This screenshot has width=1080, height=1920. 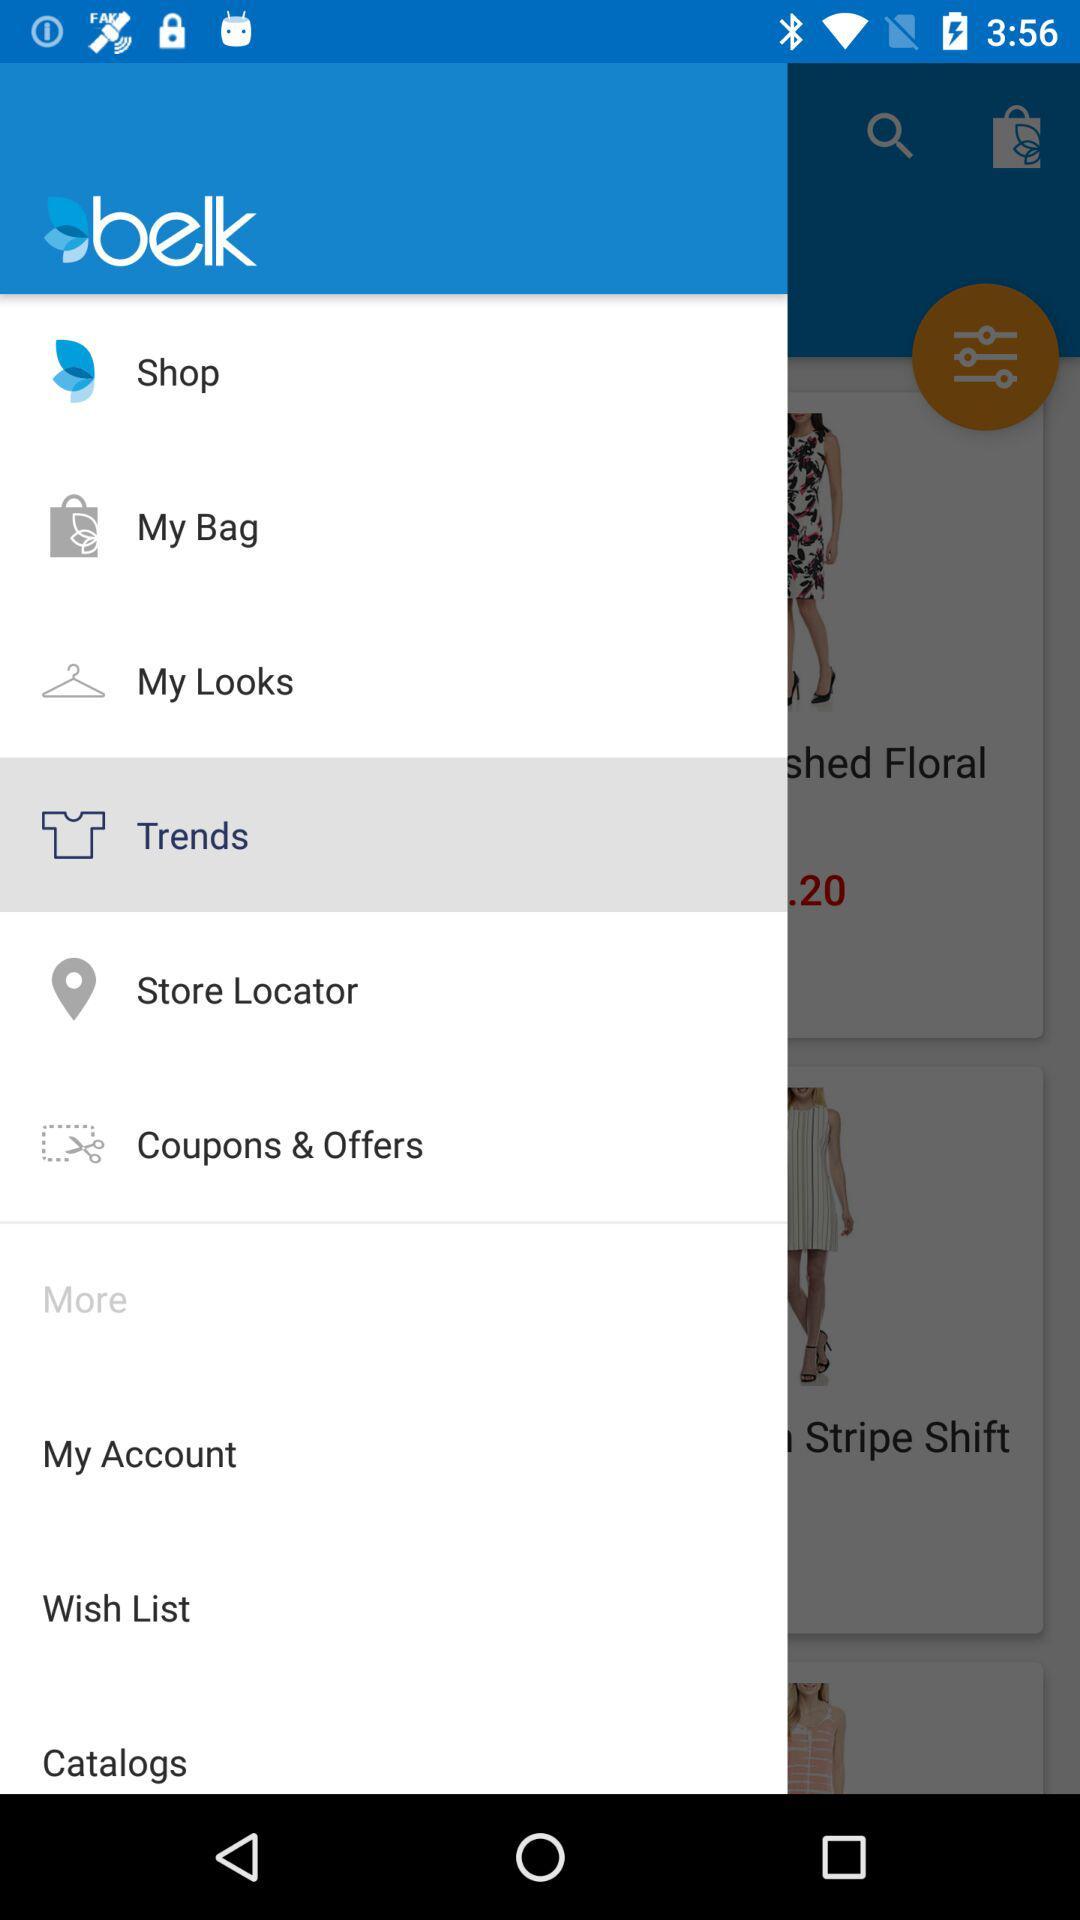 What do you see at coordinates (984, 356) in the screenshot?
I see `the sliders icon` at bounding box center [984, 356].